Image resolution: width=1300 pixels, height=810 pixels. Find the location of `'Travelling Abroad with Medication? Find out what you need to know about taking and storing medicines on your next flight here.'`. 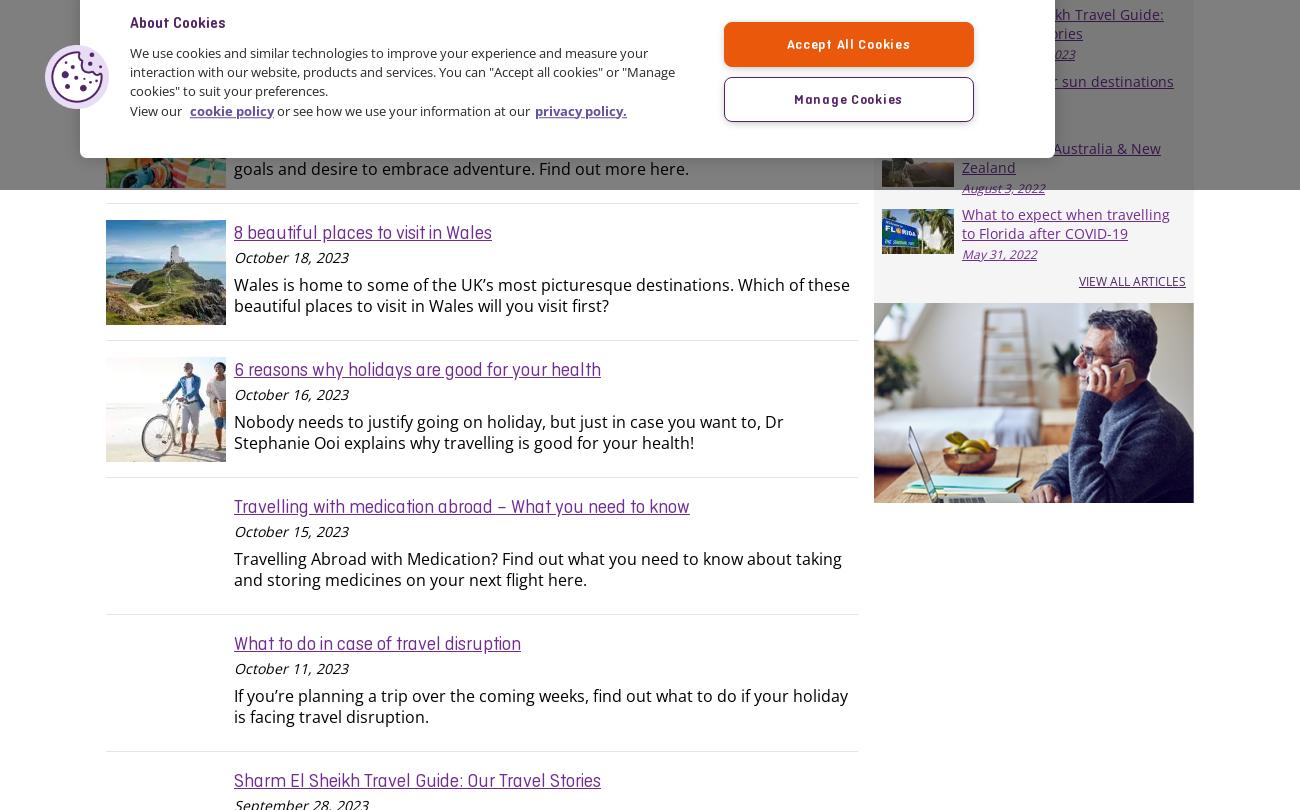

'Travelling Abroad with Medication? Find out what you need to know about taking and storing medicines on your next flight here.' is located at coordinates (537, 569).